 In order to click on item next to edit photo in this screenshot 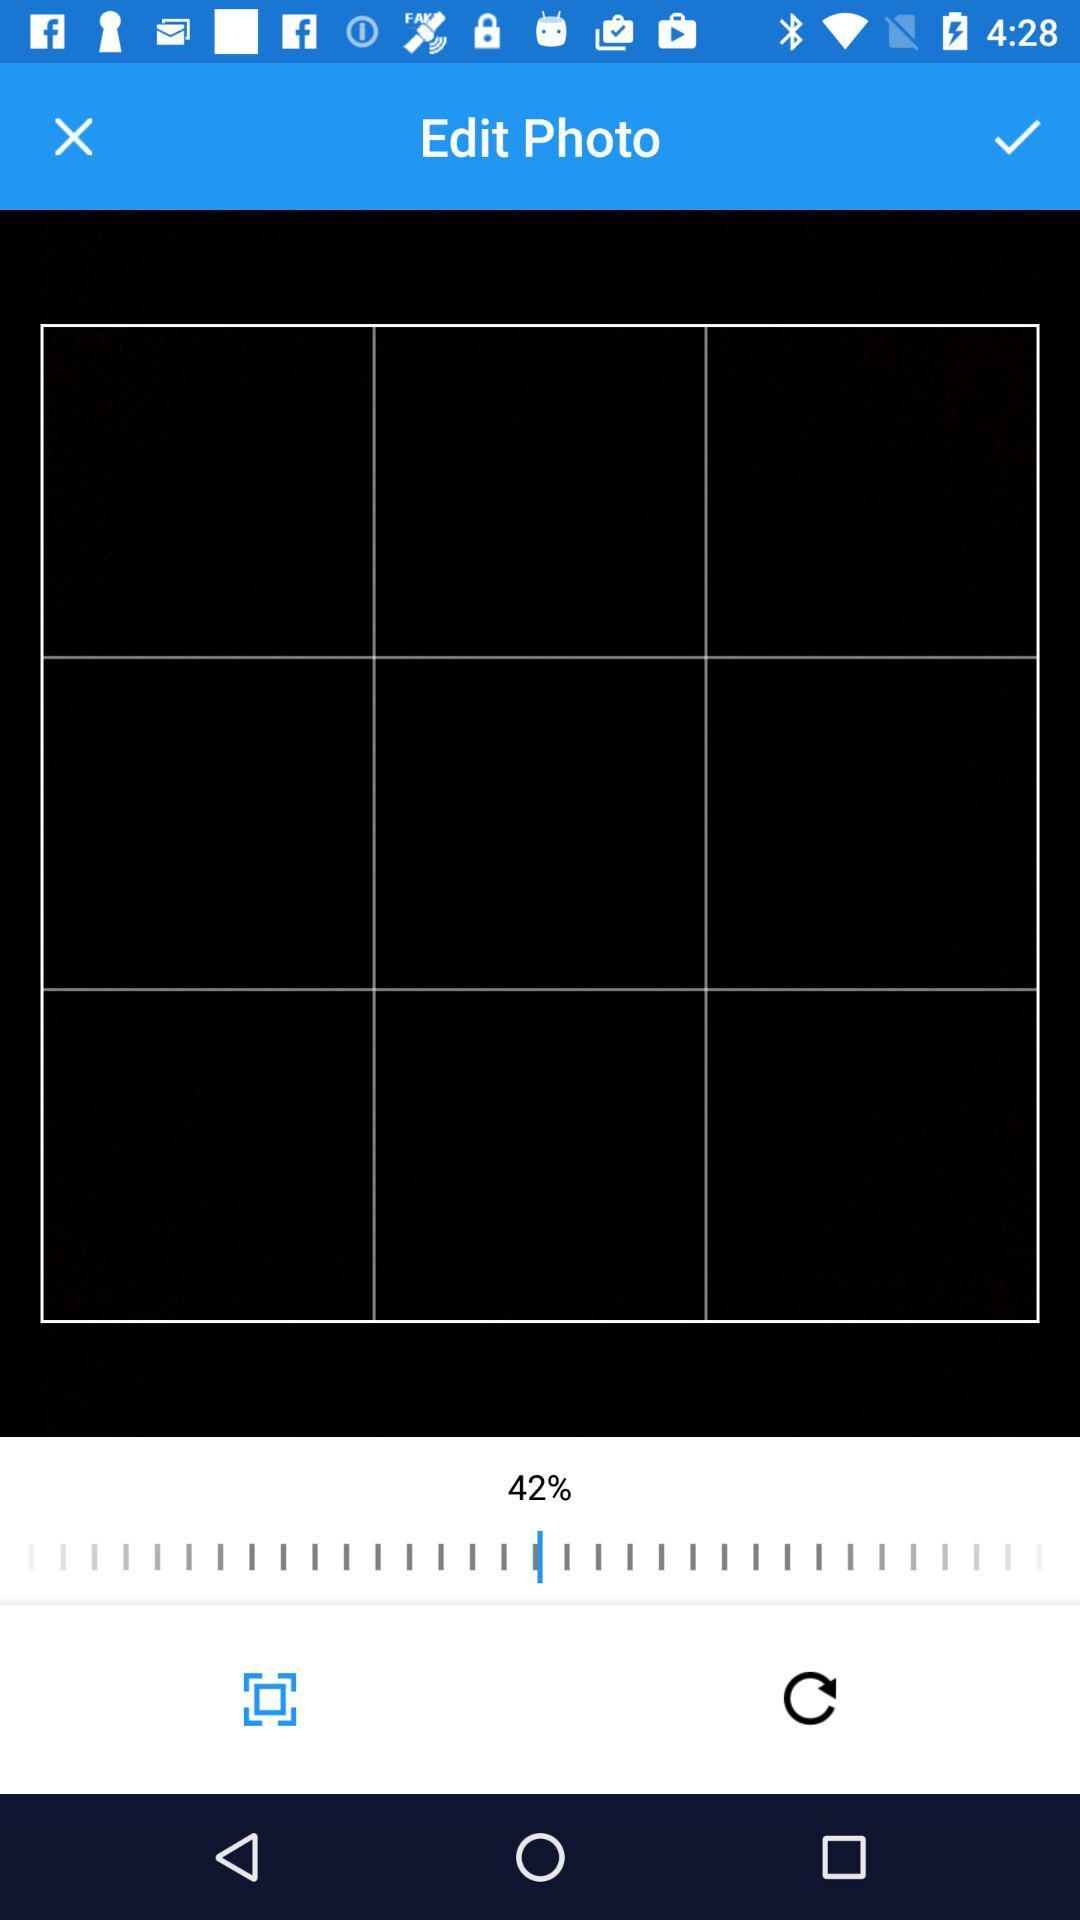, I will do `click(72, 135)`.